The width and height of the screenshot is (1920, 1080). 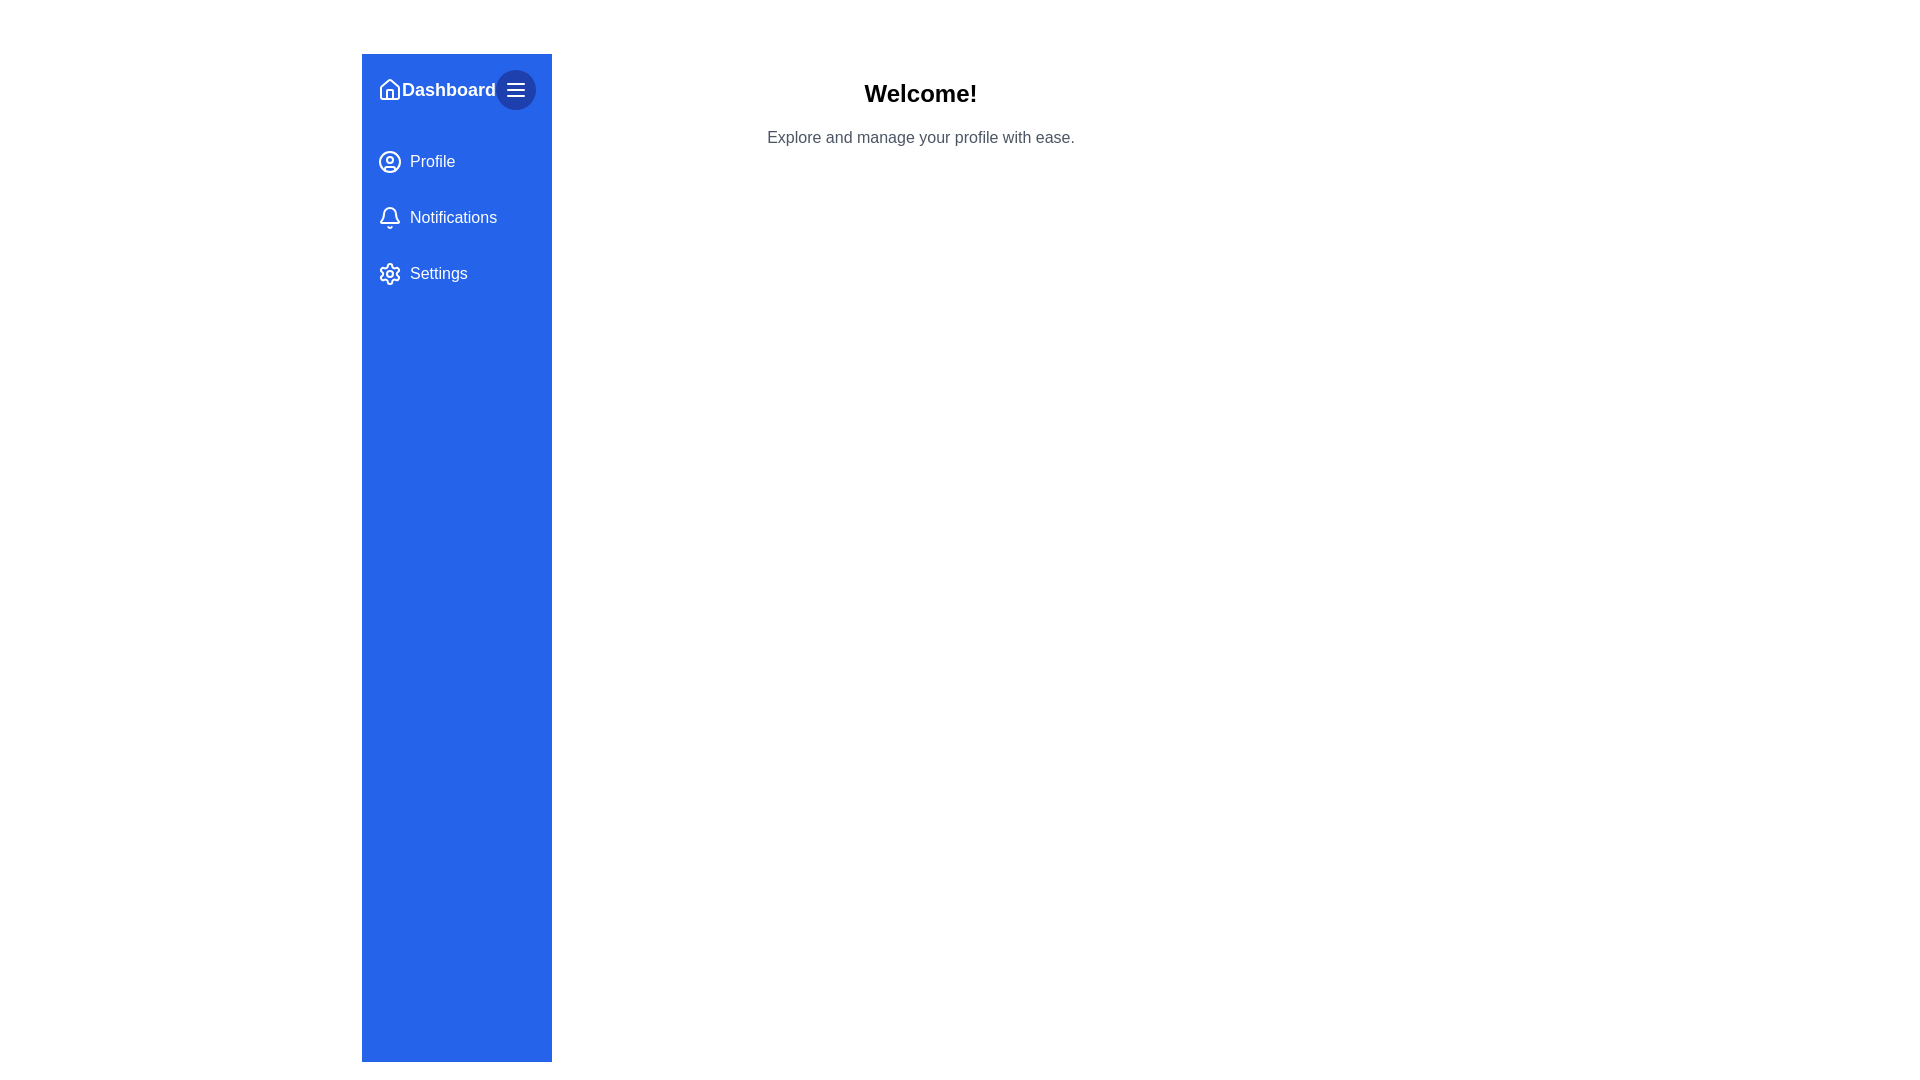 I want to click on the navigation icon located in the top-left side of the interface, adjacent to the 'Dashboard' text and above the menu icon, so click(x=389, y=87).